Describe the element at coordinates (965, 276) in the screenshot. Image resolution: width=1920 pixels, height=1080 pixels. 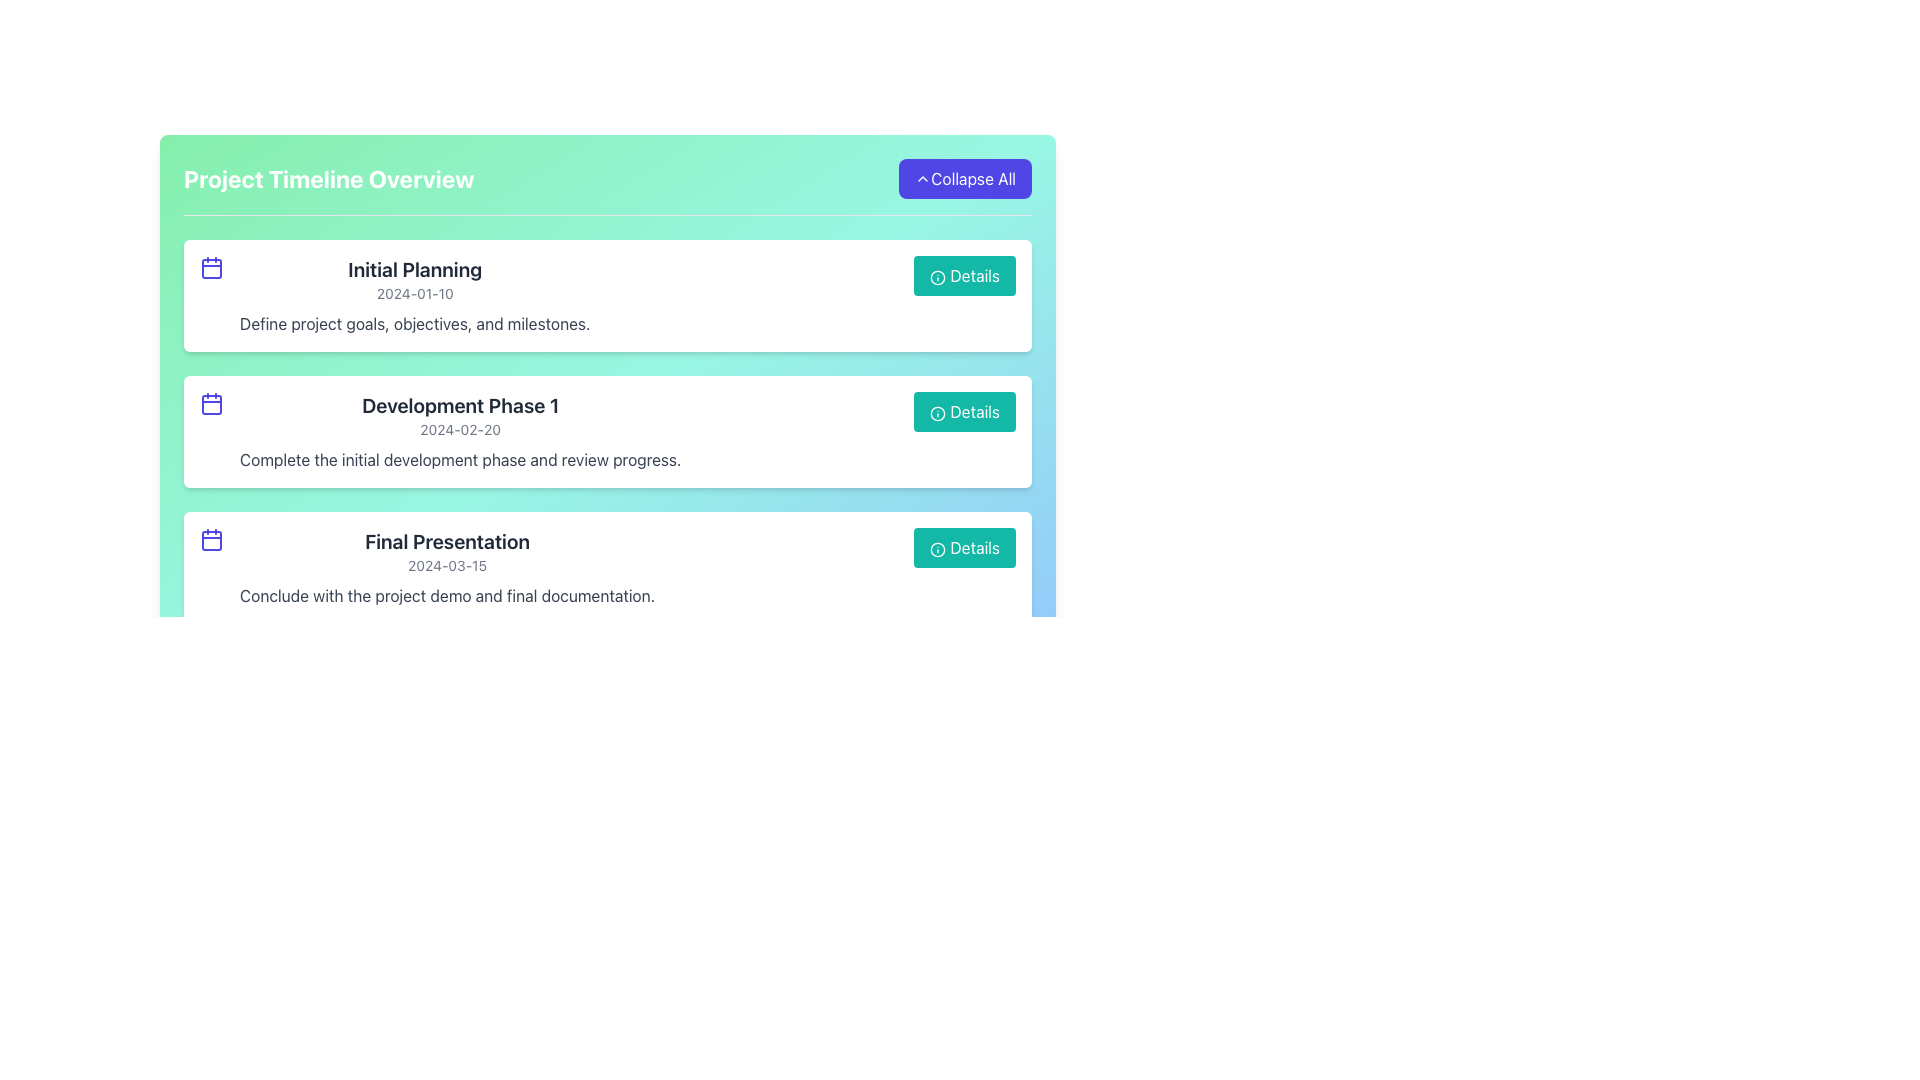
I see `the 'Details' button with white text on a teal green background located under the 'Project Timeline Overview' section in the 'Initial Planning' box` at that location.